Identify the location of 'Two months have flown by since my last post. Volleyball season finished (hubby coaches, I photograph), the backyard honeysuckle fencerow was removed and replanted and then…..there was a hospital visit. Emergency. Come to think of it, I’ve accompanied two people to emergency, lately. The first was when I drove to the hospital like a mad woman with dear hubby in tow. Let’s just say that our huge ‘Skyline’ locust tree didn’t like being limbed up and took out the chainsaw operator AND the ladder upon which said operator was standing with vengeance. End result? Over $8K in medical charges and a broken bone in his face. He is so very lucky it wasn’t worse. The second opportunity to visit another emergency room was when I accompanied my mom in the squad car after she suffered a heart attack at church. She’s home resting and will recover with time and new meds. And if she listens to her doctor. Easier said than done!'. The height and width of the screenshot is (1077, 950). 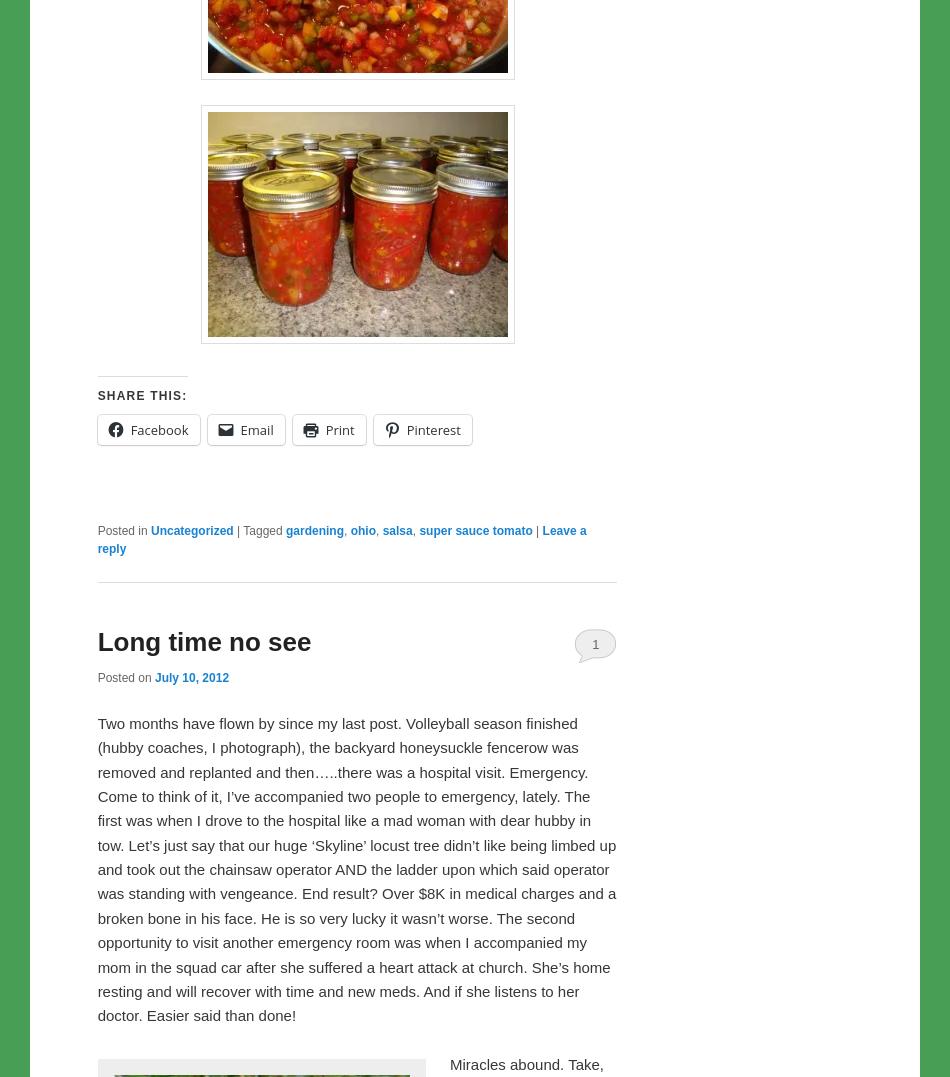
(355, 868).